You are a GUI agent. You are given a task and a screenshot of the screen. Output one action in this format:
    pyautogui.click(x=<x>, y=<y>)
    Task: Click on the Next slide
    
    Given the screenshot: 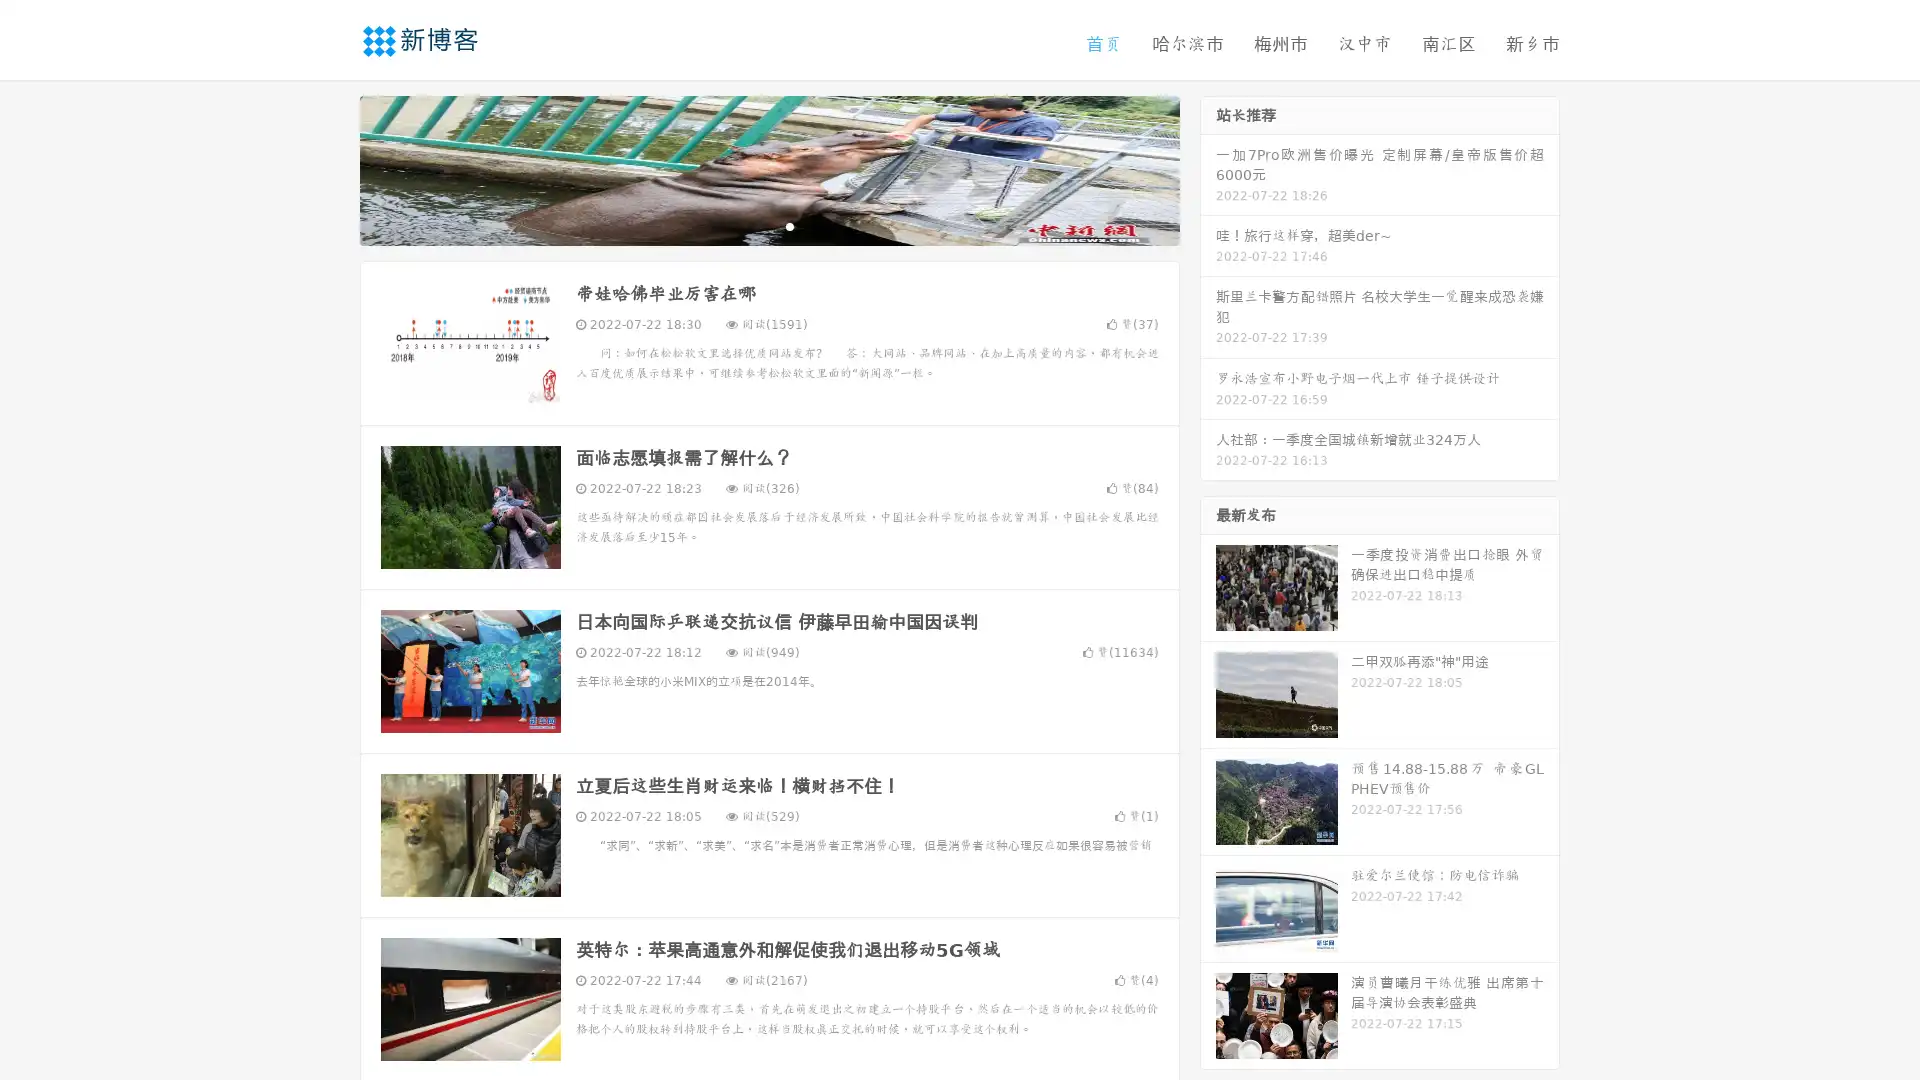 What is the action you would take?
    pyautogui.click(x=1208, y=168)
    